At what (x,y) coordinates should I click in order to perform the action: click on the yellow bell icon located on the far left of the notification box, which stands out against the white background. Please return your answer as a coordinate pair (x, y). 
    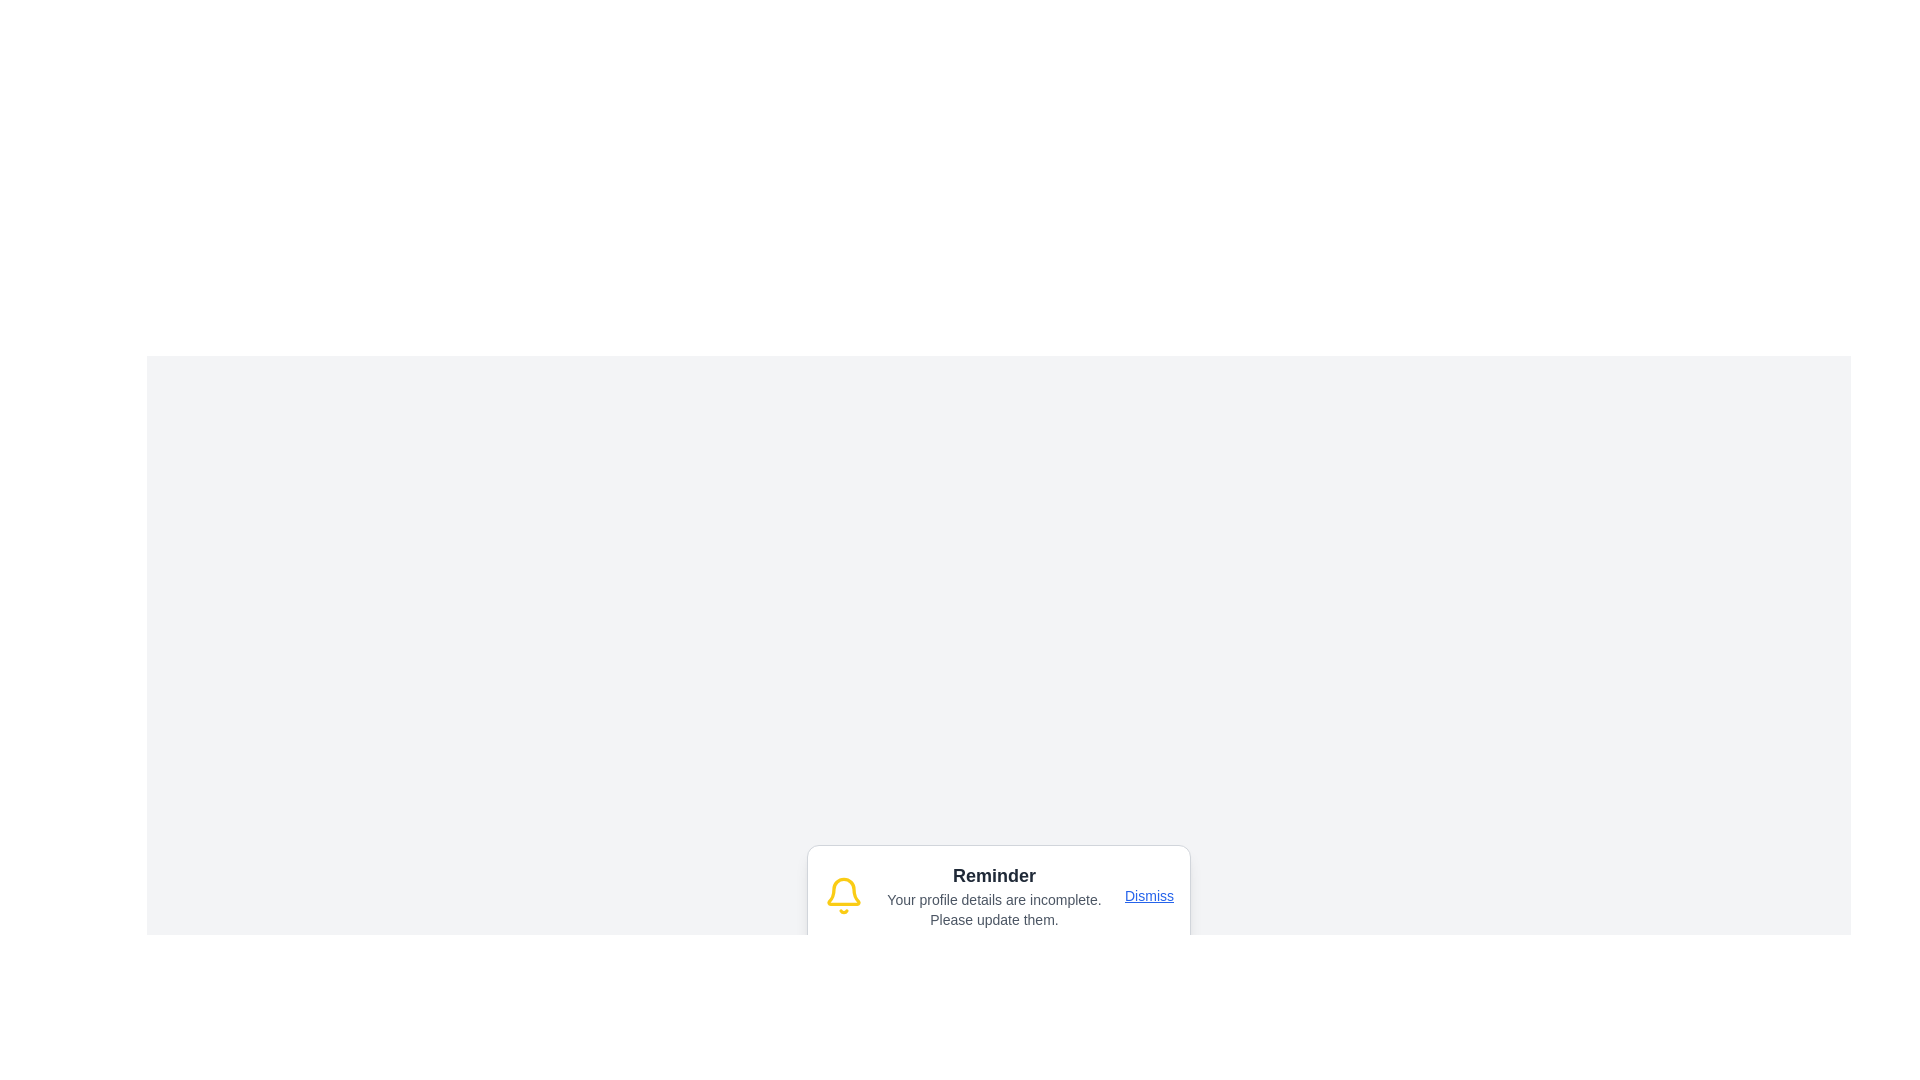
    Looking at the image, I should click on (844, 894).